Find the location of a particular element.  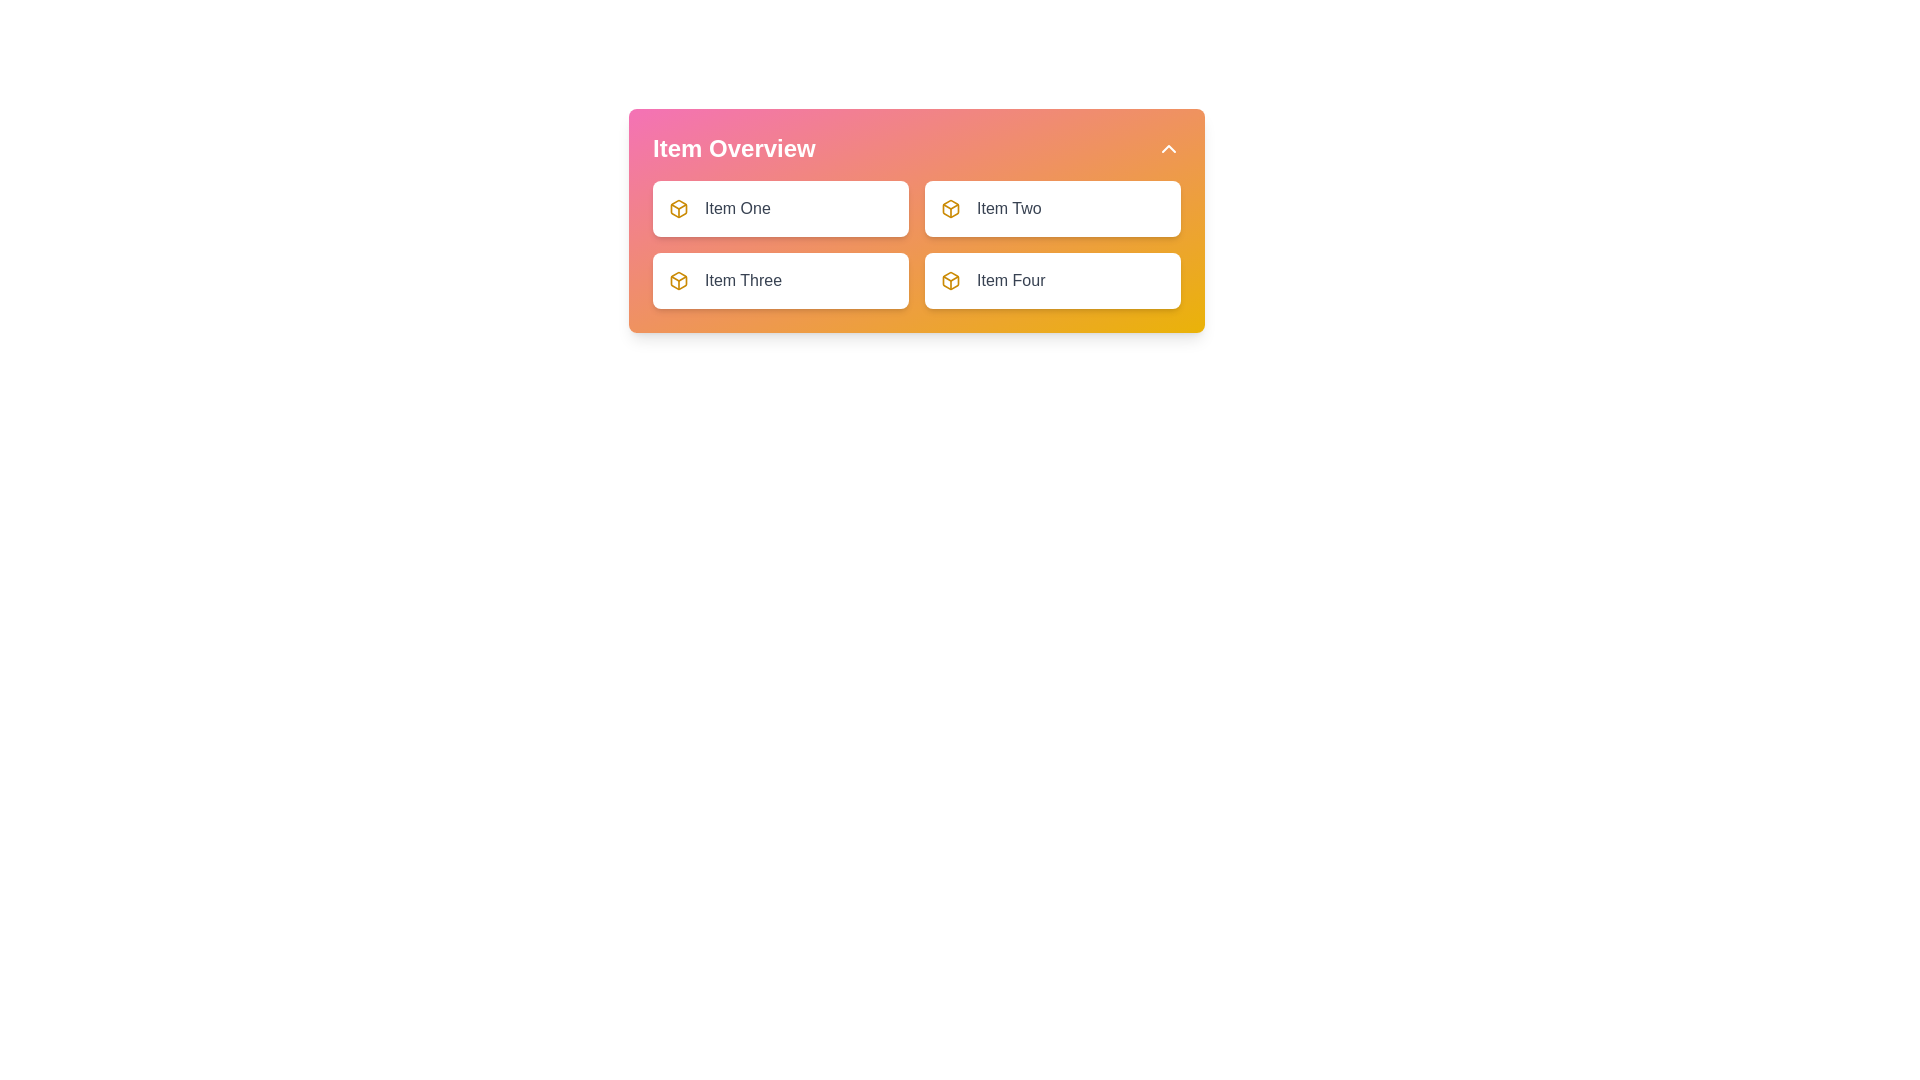

the icon representing 'Item One' located at the top-left corner of the interface is located at coordinates (678, 208).